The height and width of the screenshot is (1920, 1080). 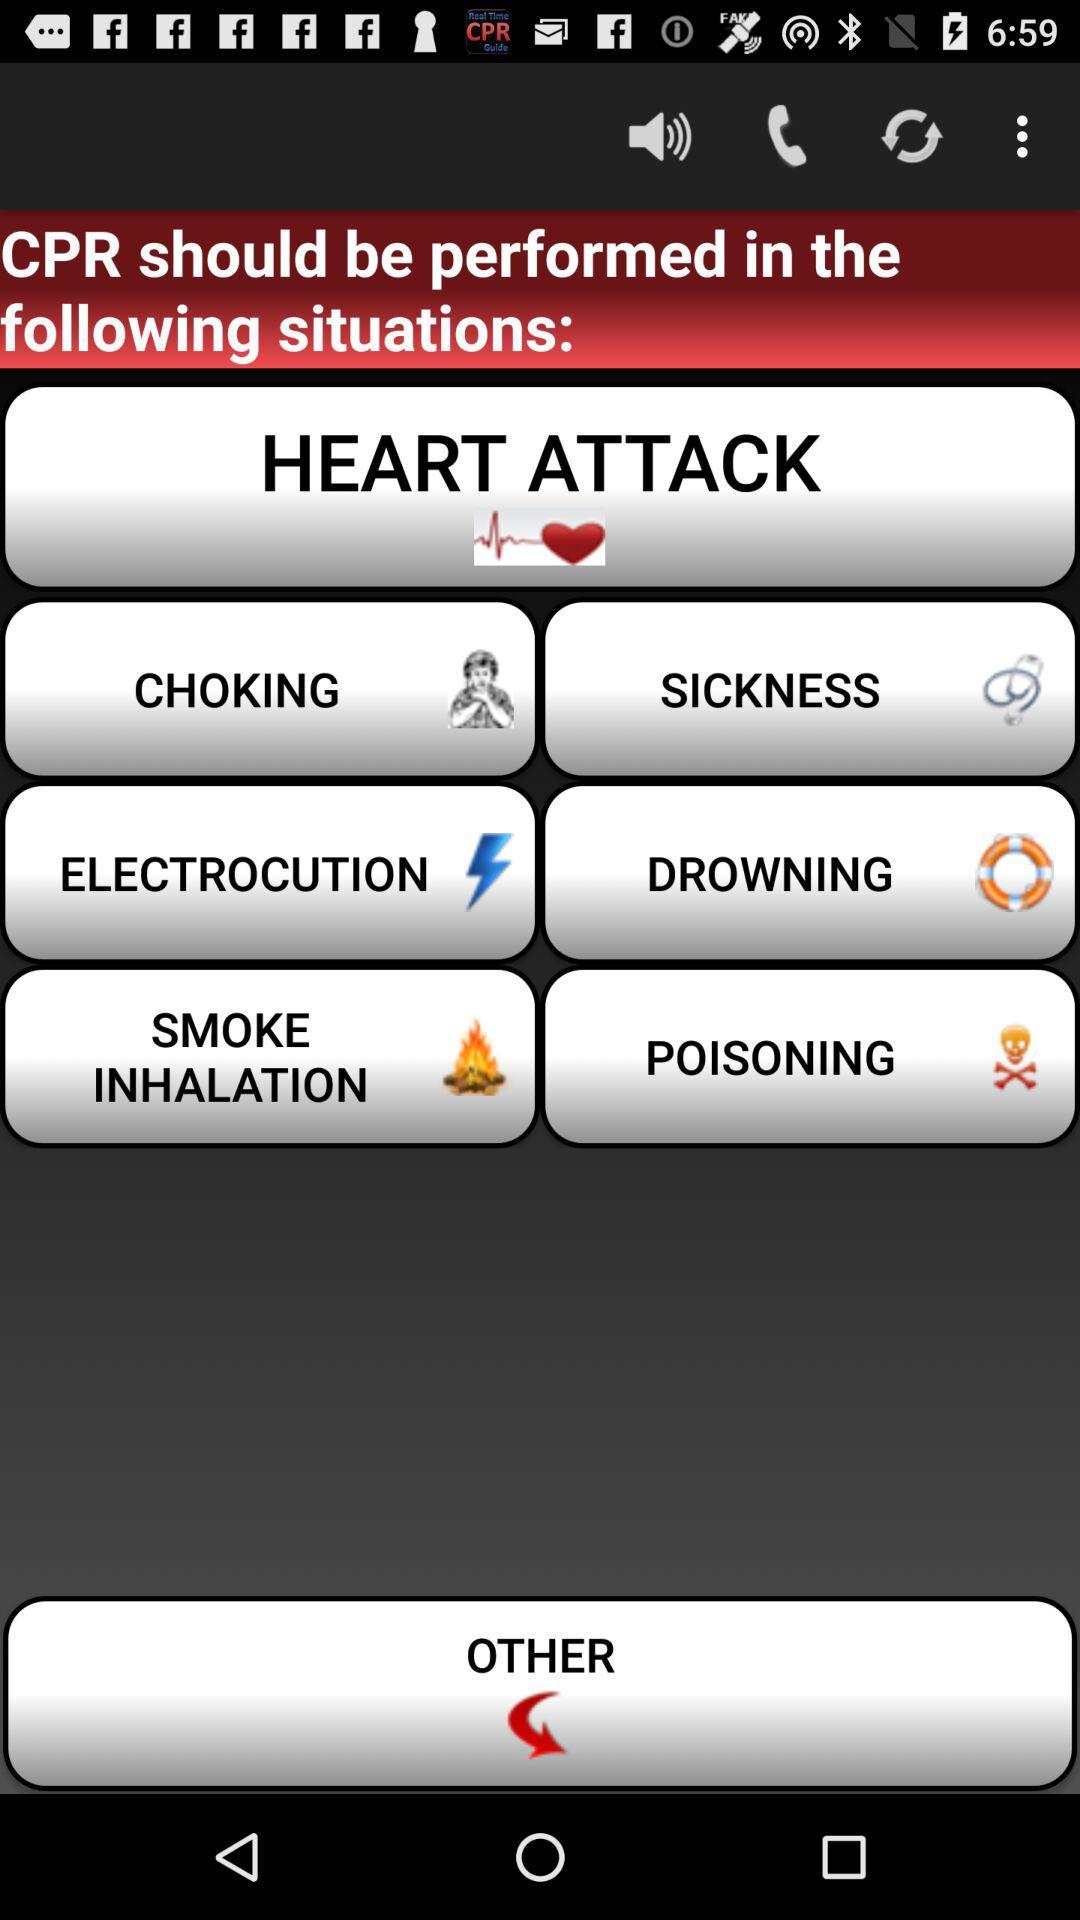 I want to click on icon above the electrocution icon, so click(x=810, y=688).